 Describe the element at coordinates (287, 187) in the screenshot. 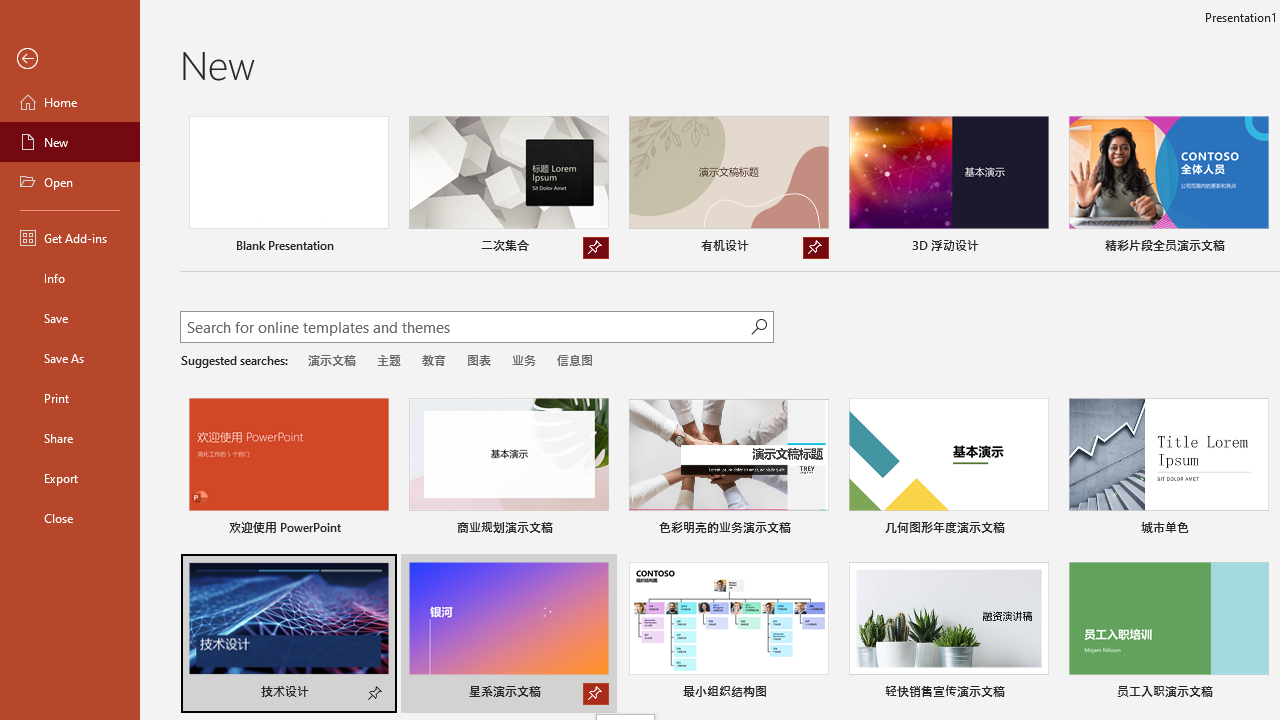

I see `'Blank Presentation'` at that location.